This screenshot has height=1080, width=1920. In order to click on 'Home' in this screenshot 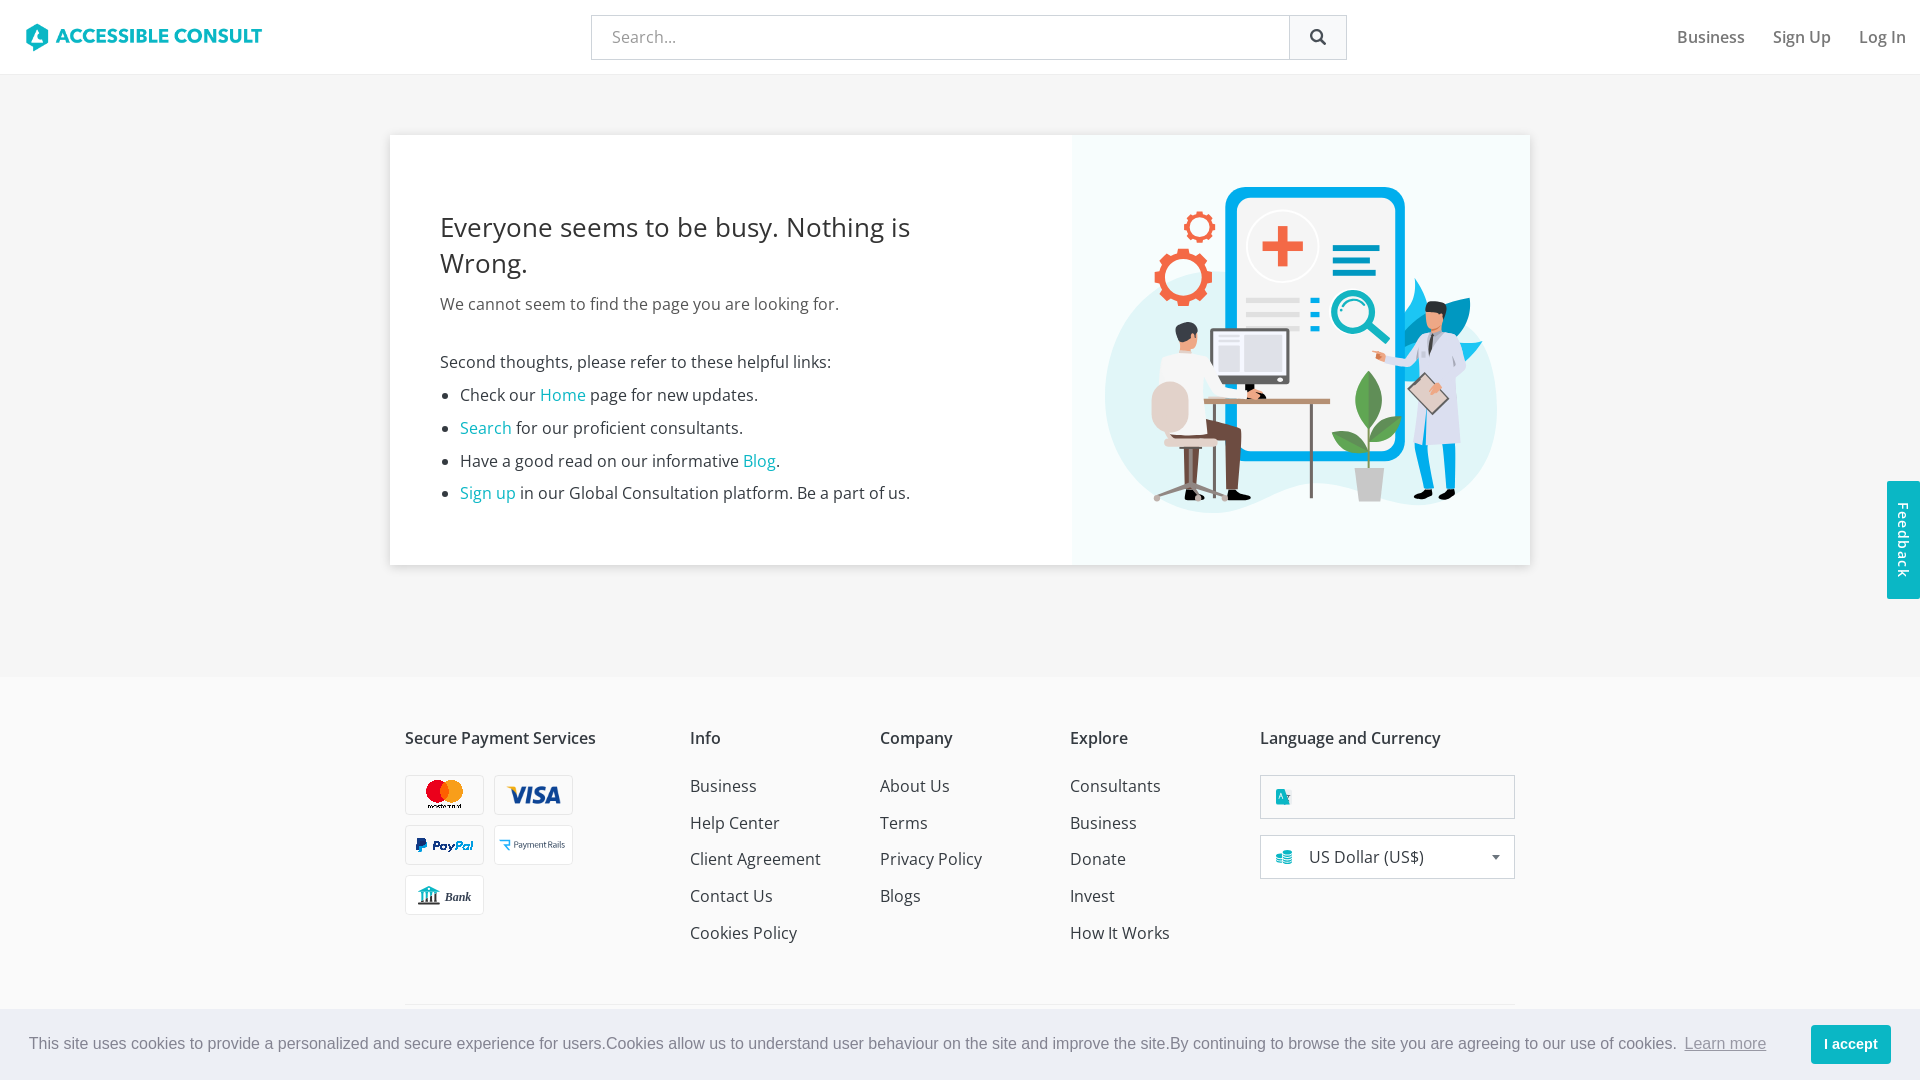, I will do `click(539, 394)`.